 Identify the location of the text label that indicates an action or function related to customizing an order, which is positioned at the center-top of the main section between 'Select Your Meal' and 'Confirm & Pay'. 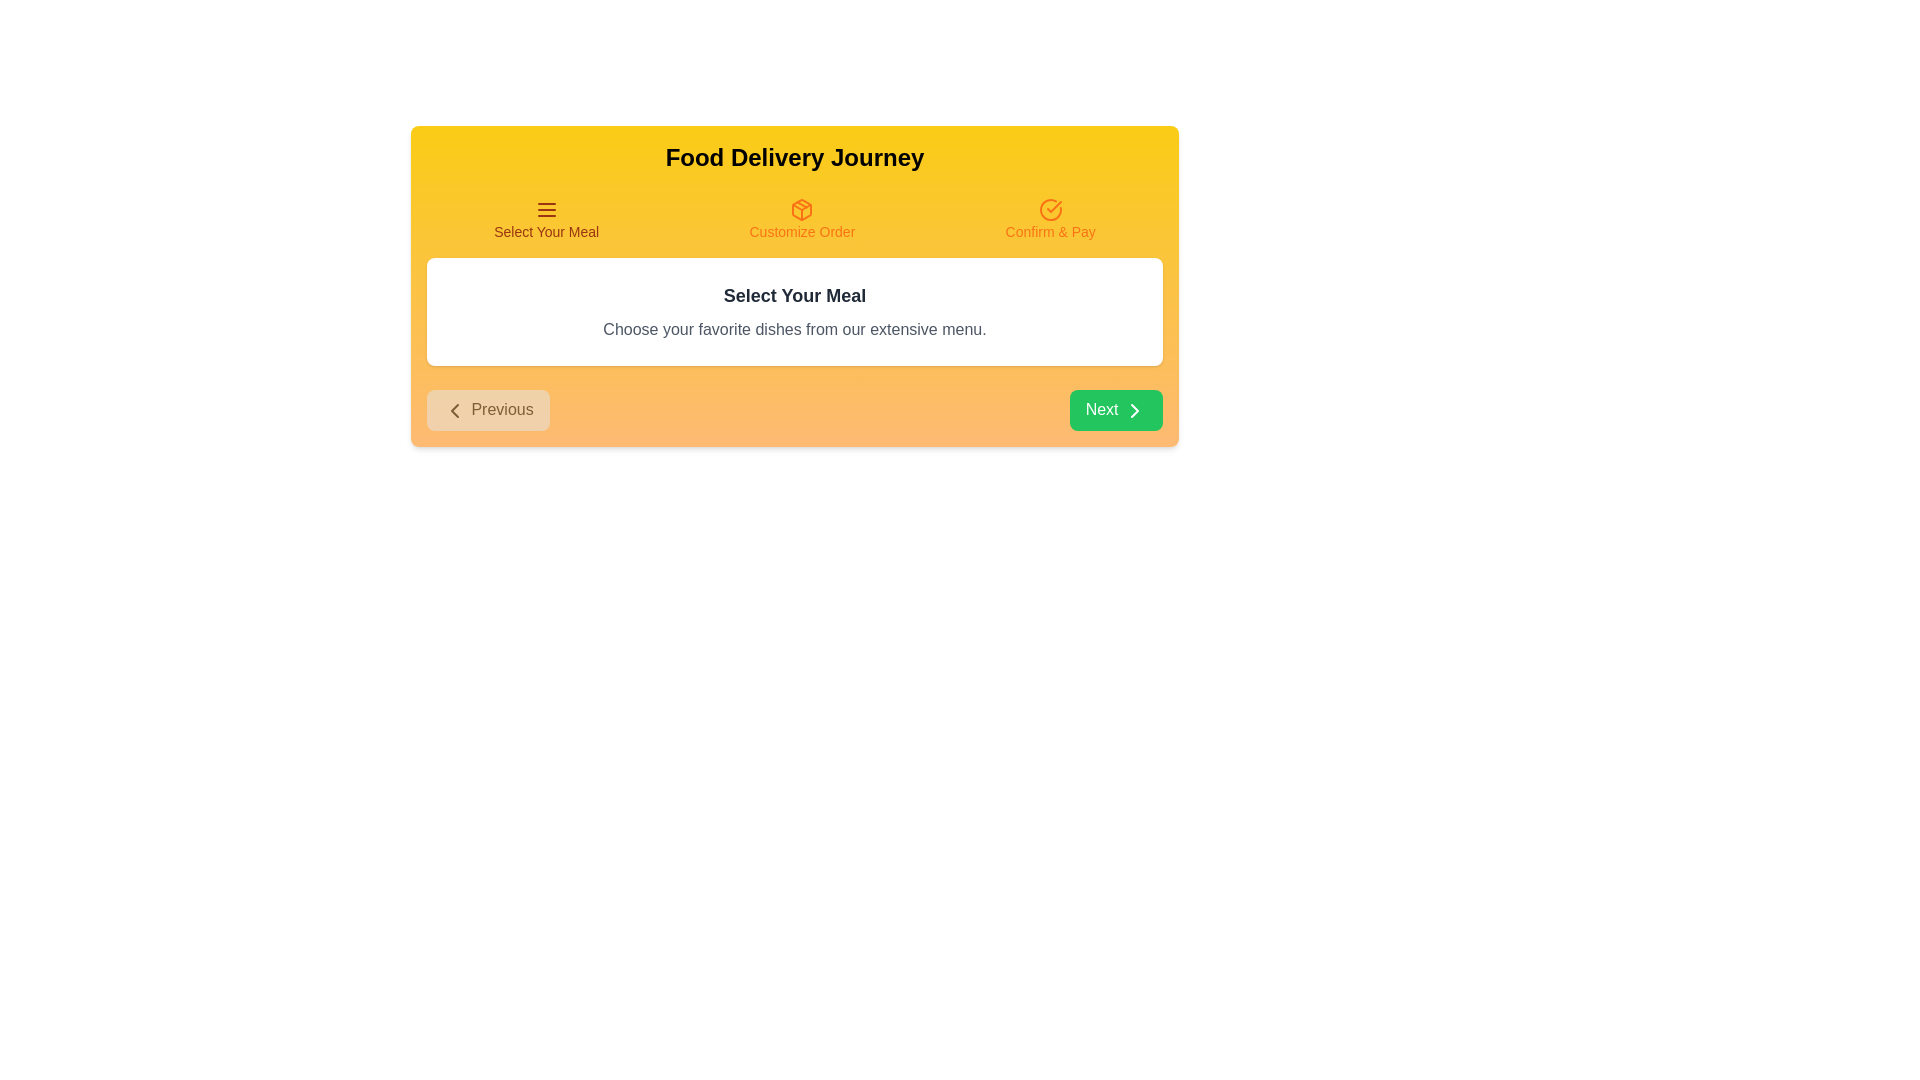
(802, 230).